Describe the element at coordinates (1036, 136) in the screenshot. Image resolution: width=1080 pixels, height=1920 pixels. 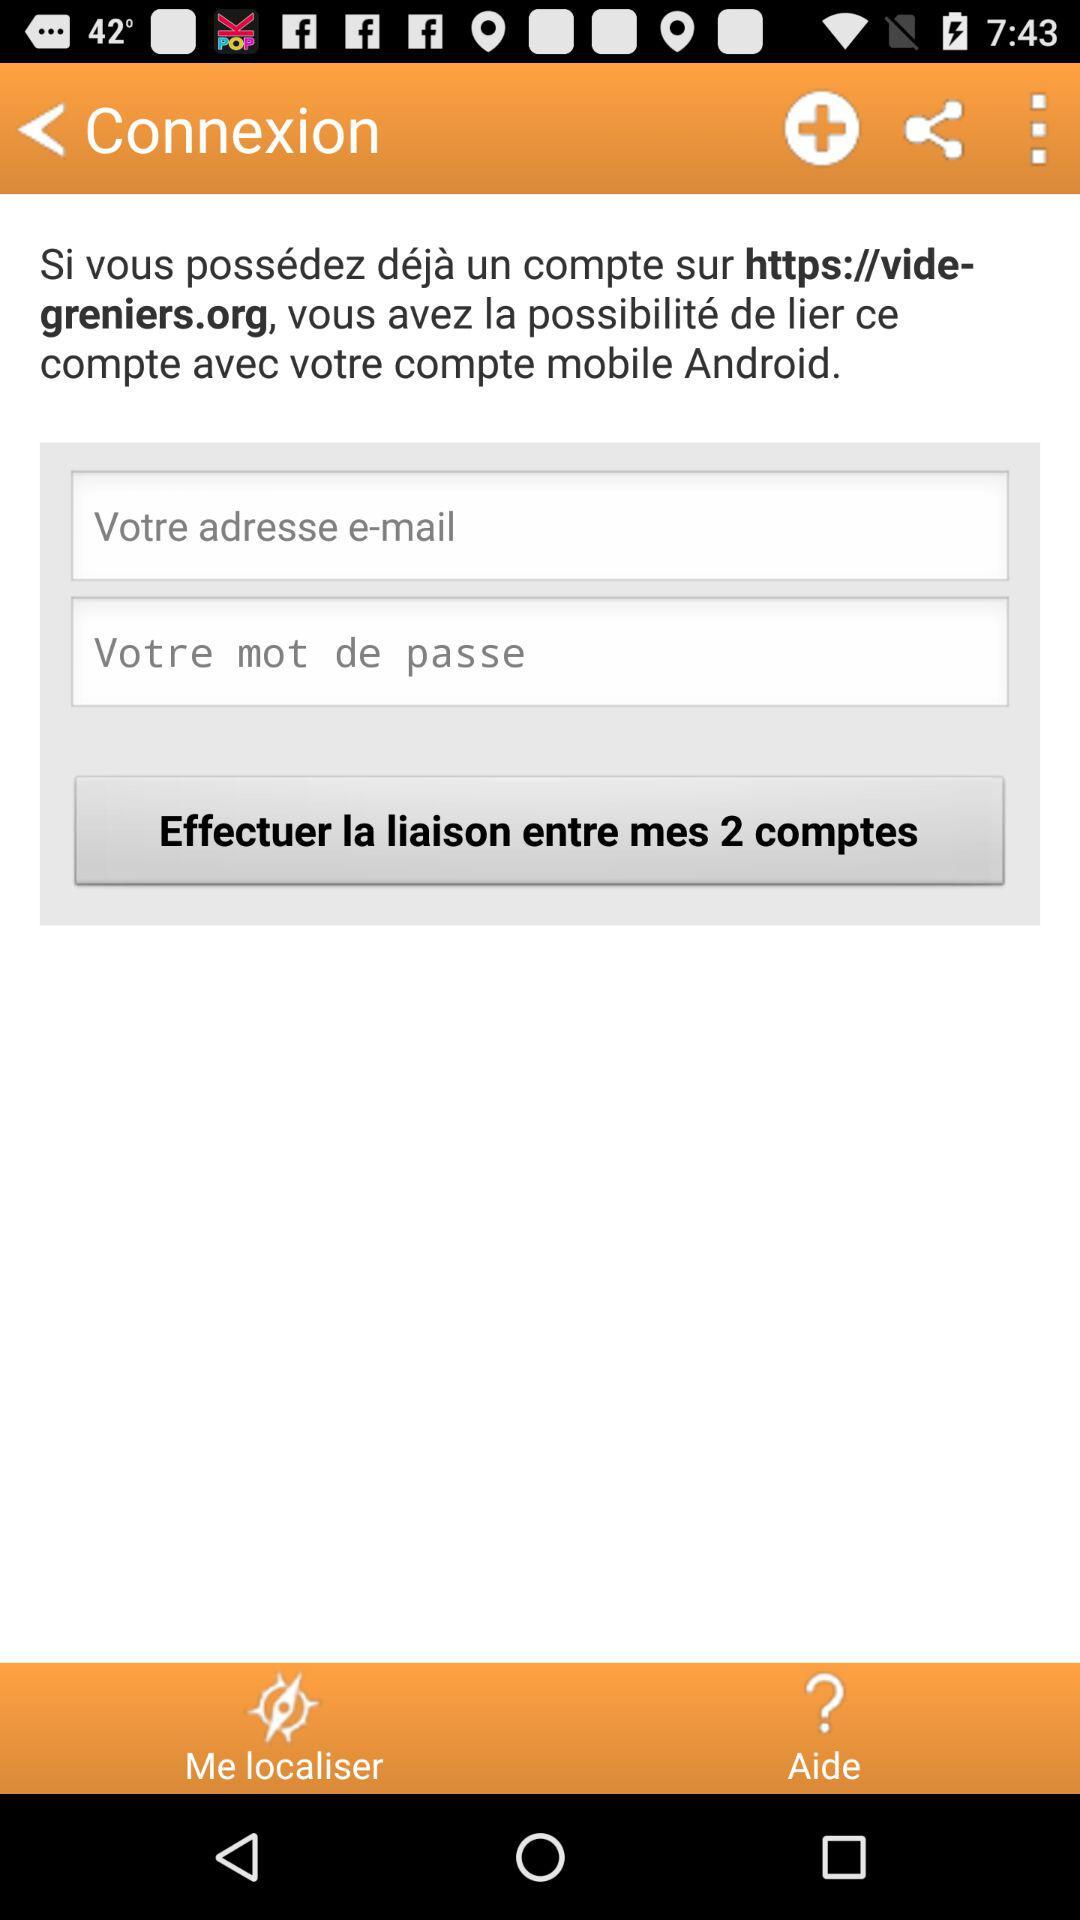
I see `the more icon` at that location.